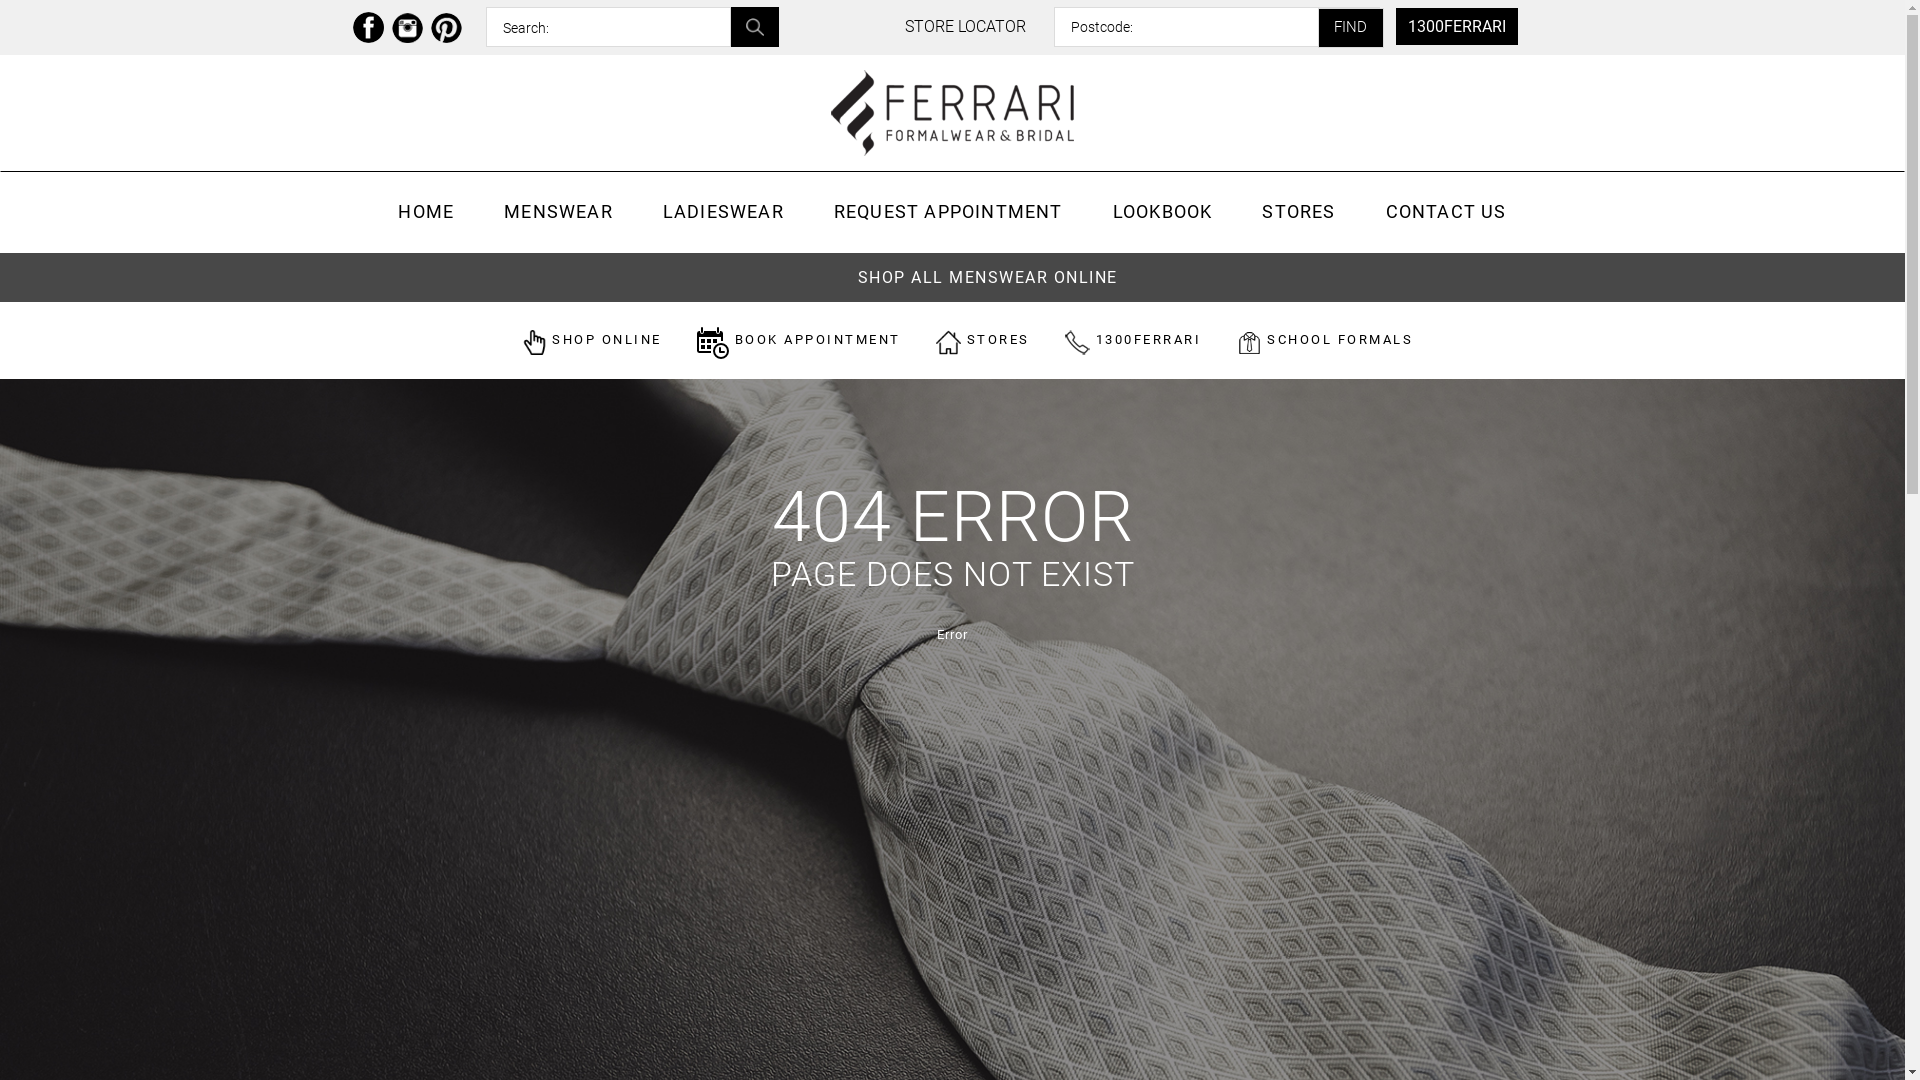 The height and width of the screenshot is (1080, 1920). What do you see at coordinates (1446, 212) in the screenshot?
I see `'CONTACT US'` at bounding box center [1446, 212].